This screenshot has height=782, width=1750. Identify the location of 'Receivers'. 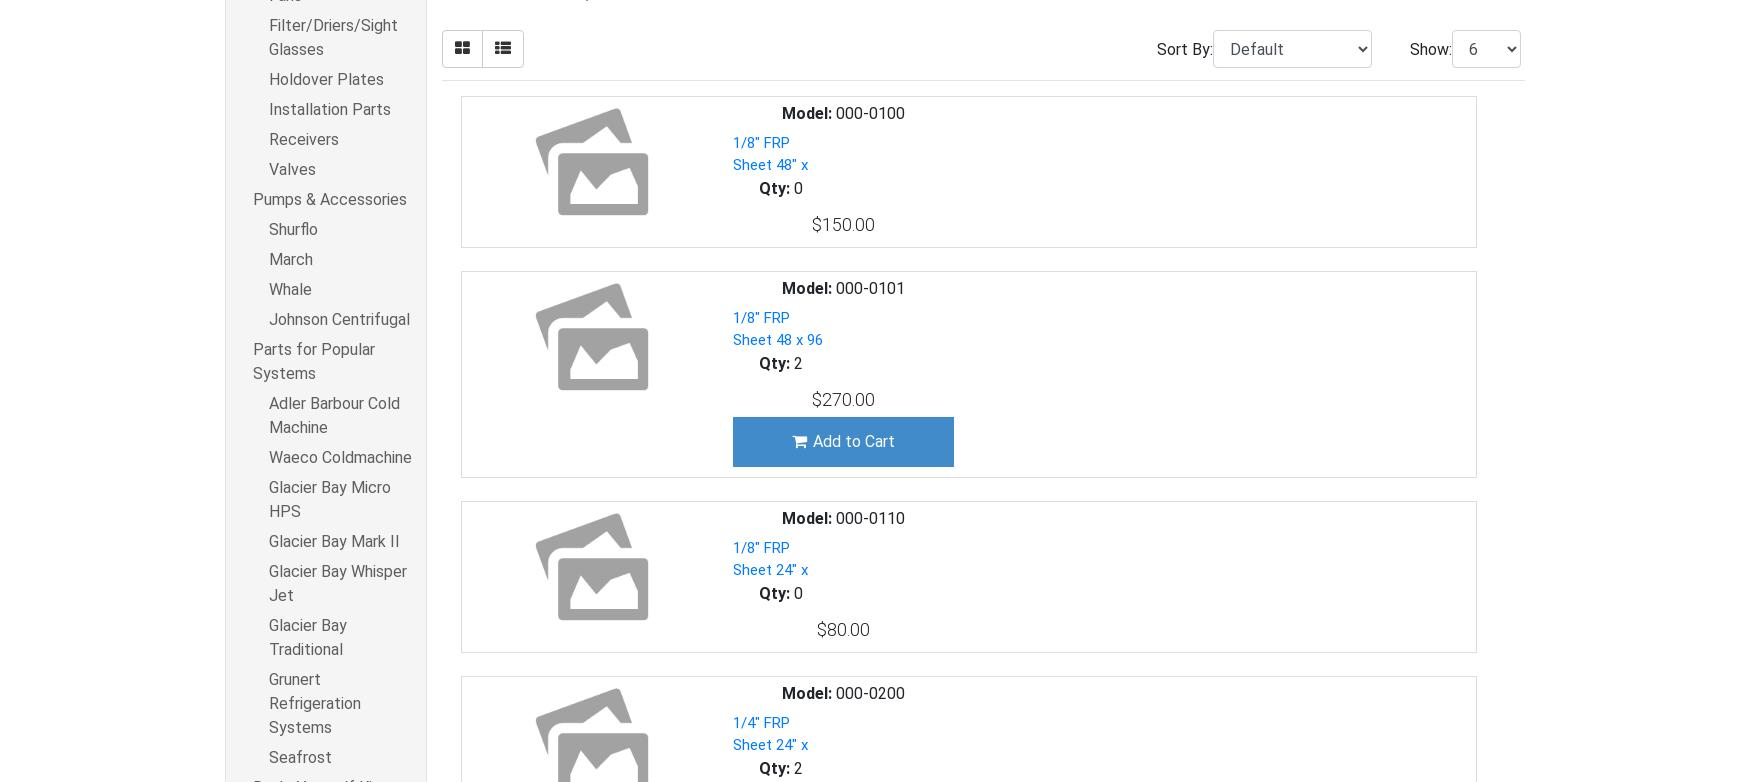
(302, 139).